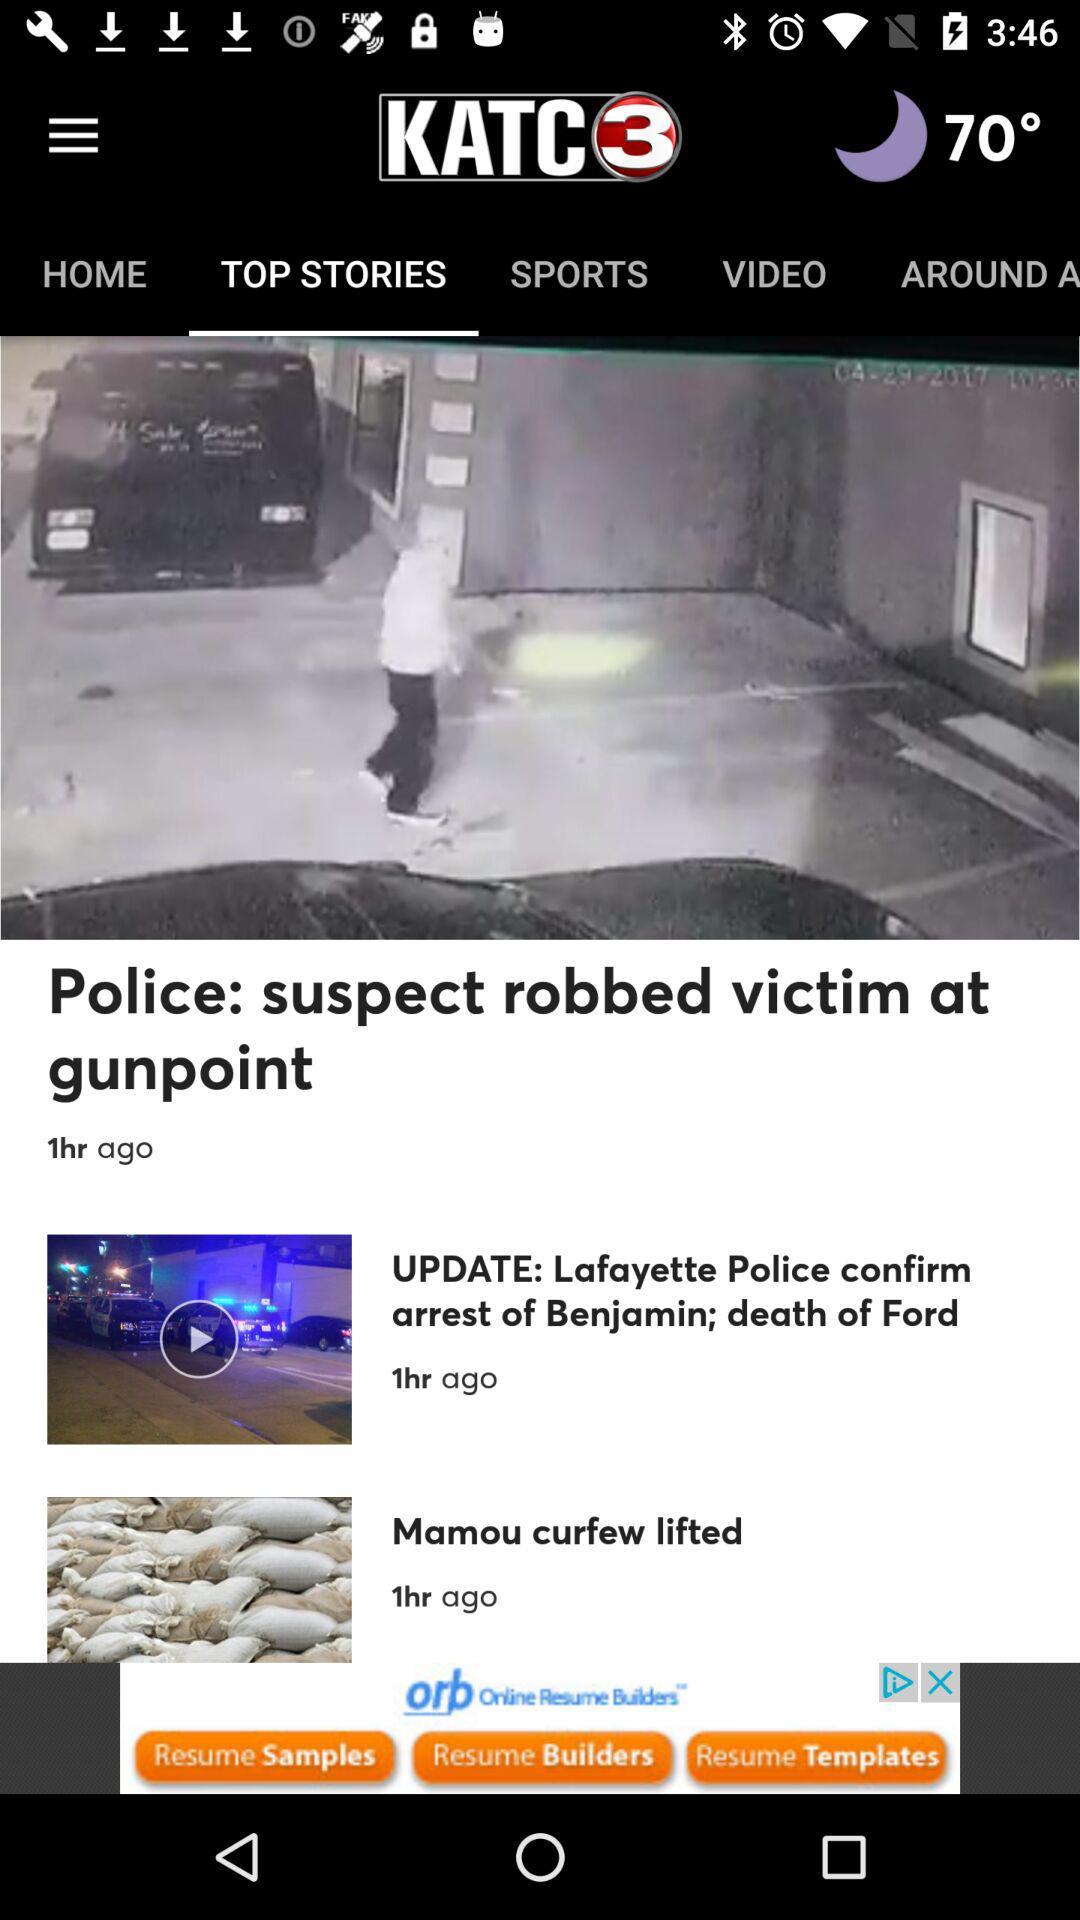 This screenshot has width=1080, height=1920. Describe the element at coordinates (540, 1727) in the screenshot. I see `another site` at that location.